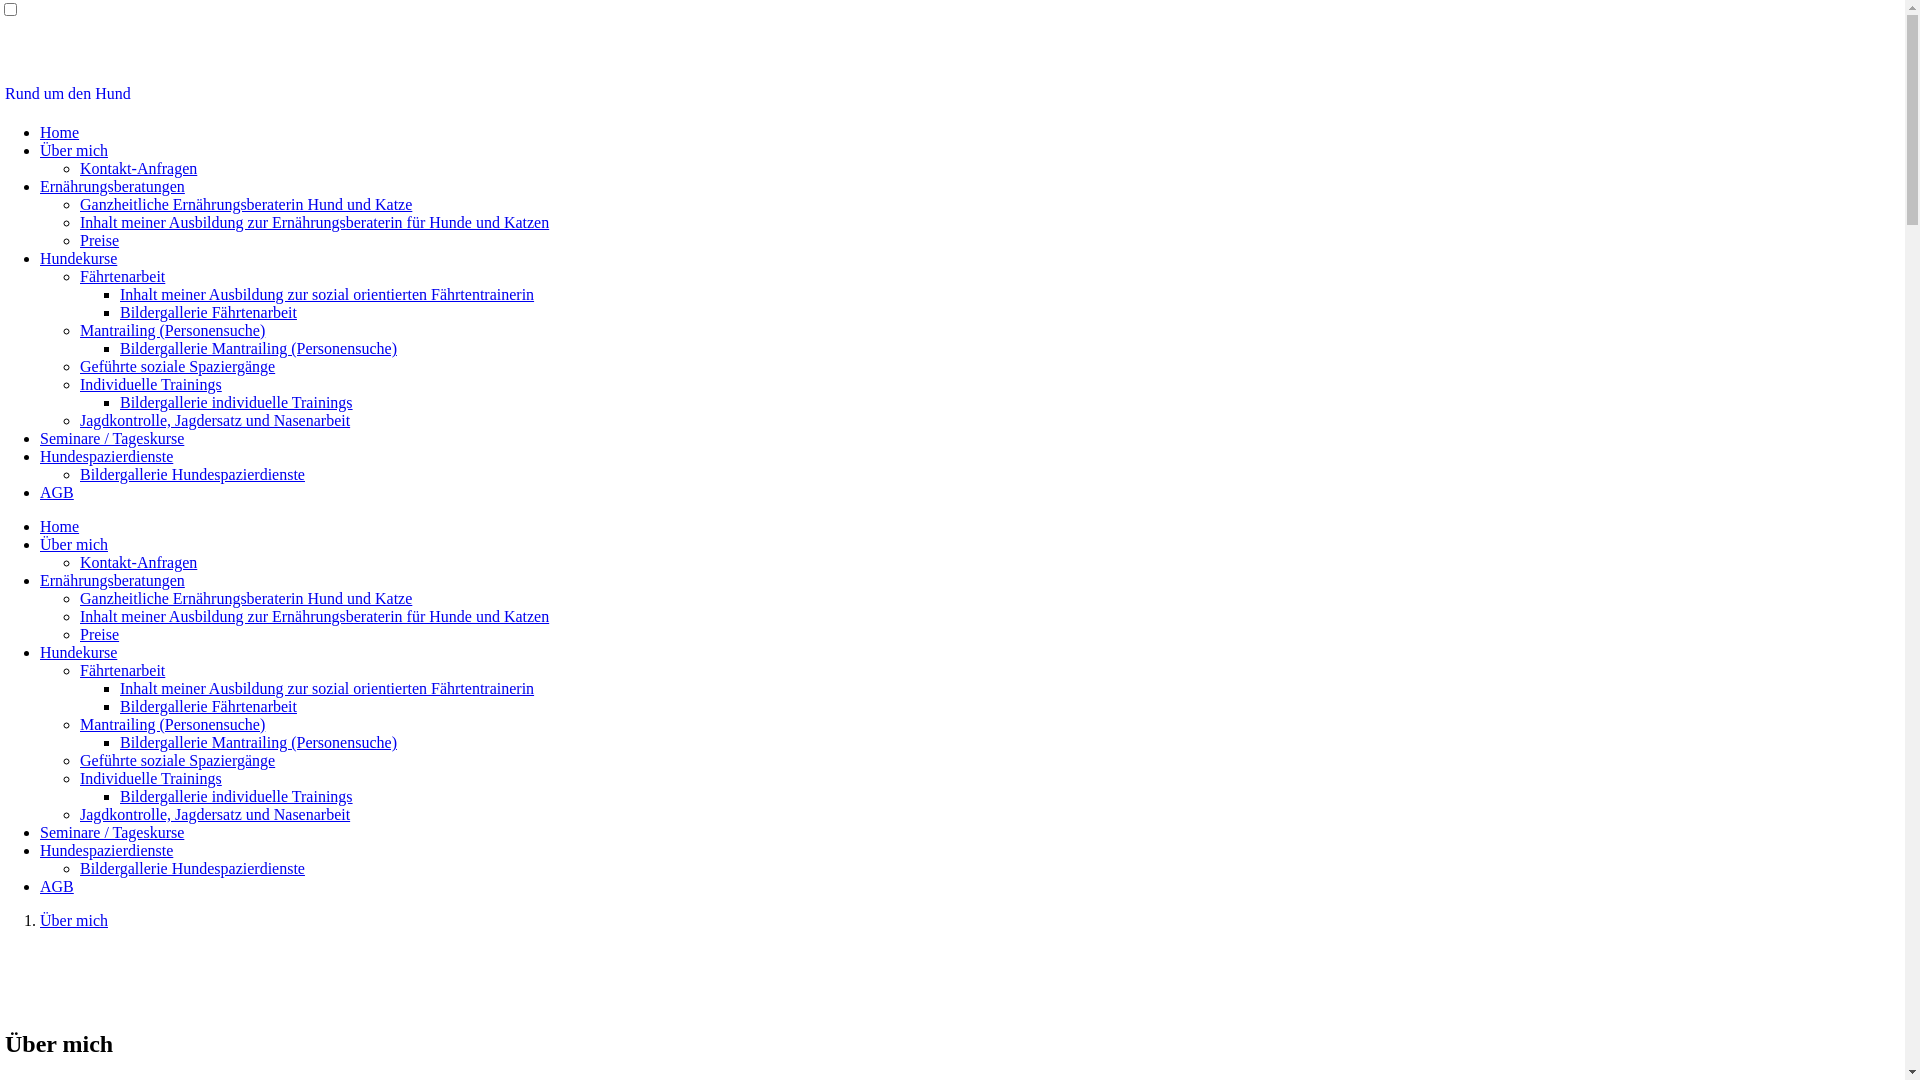 This screenshot has height=1080, width=1920. Describe the element at coordinates (149, 777) in the screenshot. I see `'Individuelle Trainings'` at that location.